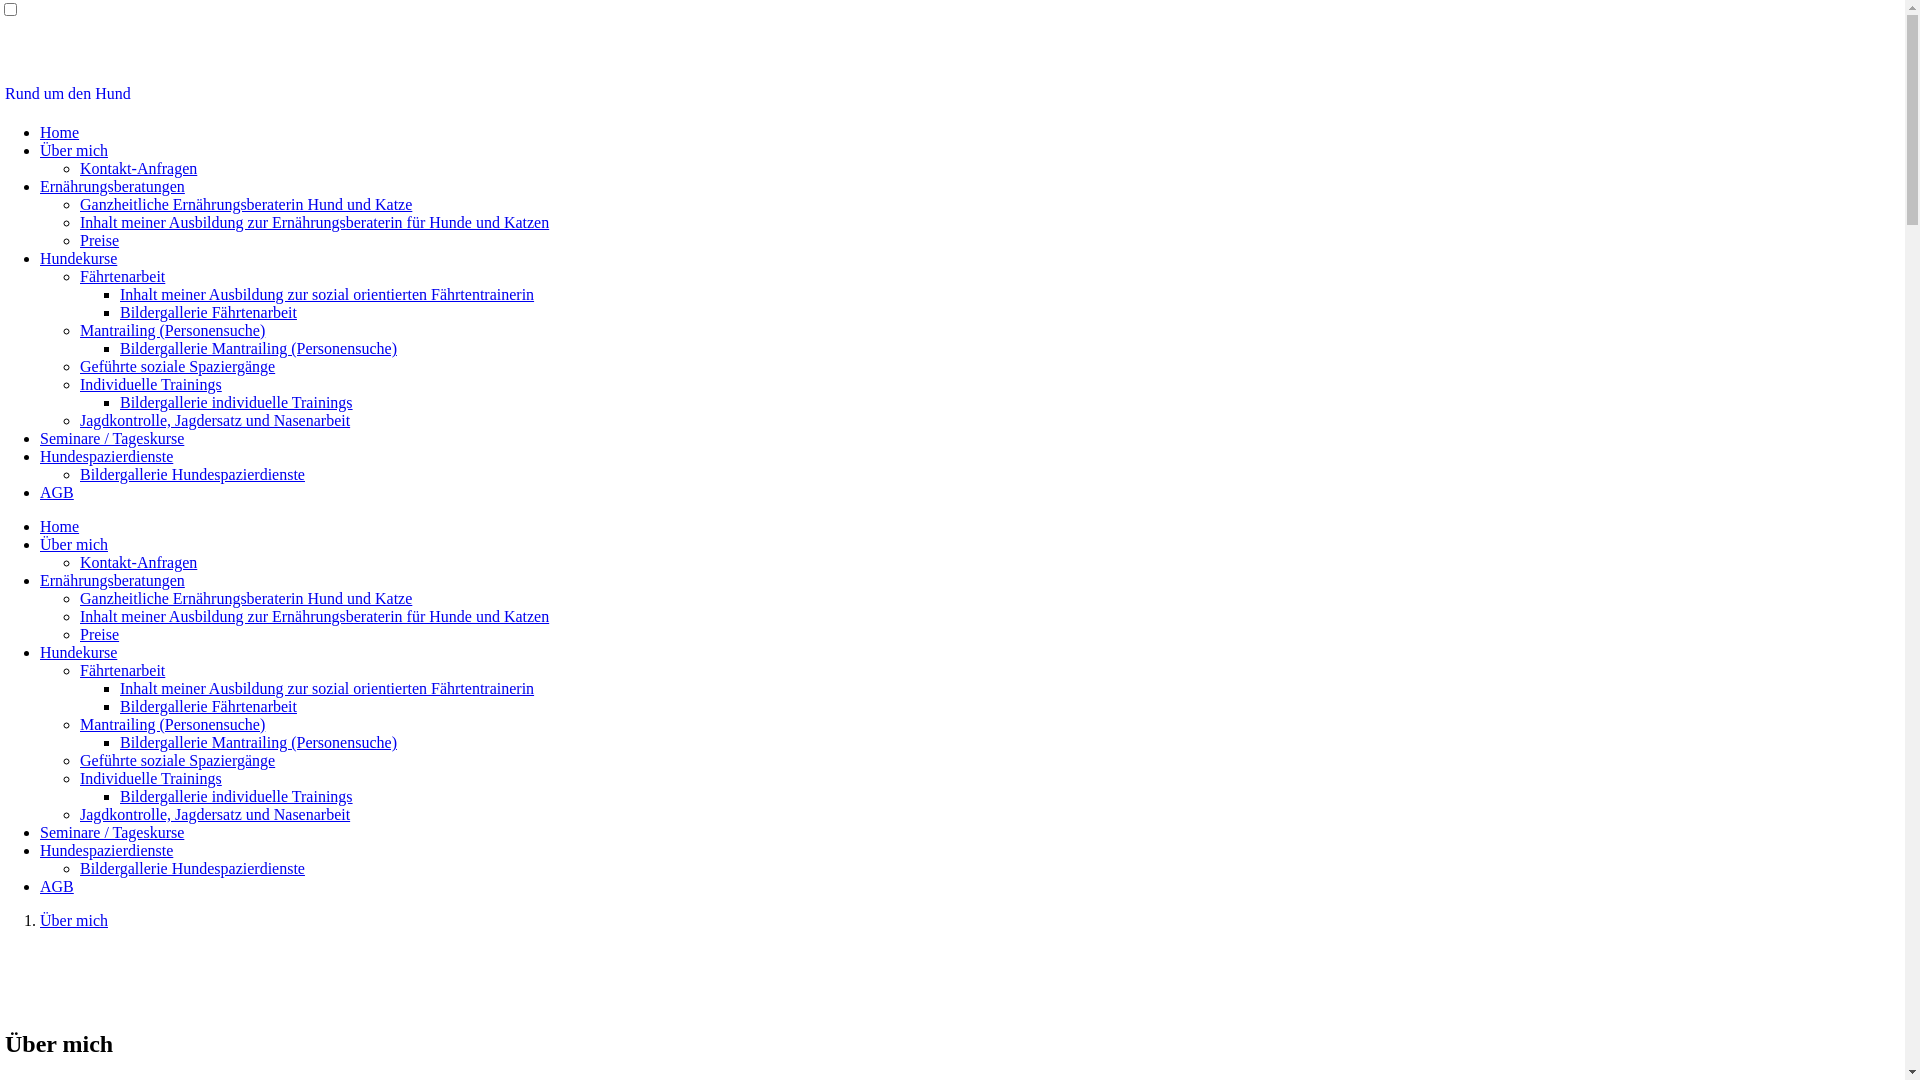 This screenshot has height=1080, width=1920. Describe the element at coordinates (149, 777) in the screenshot. I see `'Individuelle Trainings'` at that location.